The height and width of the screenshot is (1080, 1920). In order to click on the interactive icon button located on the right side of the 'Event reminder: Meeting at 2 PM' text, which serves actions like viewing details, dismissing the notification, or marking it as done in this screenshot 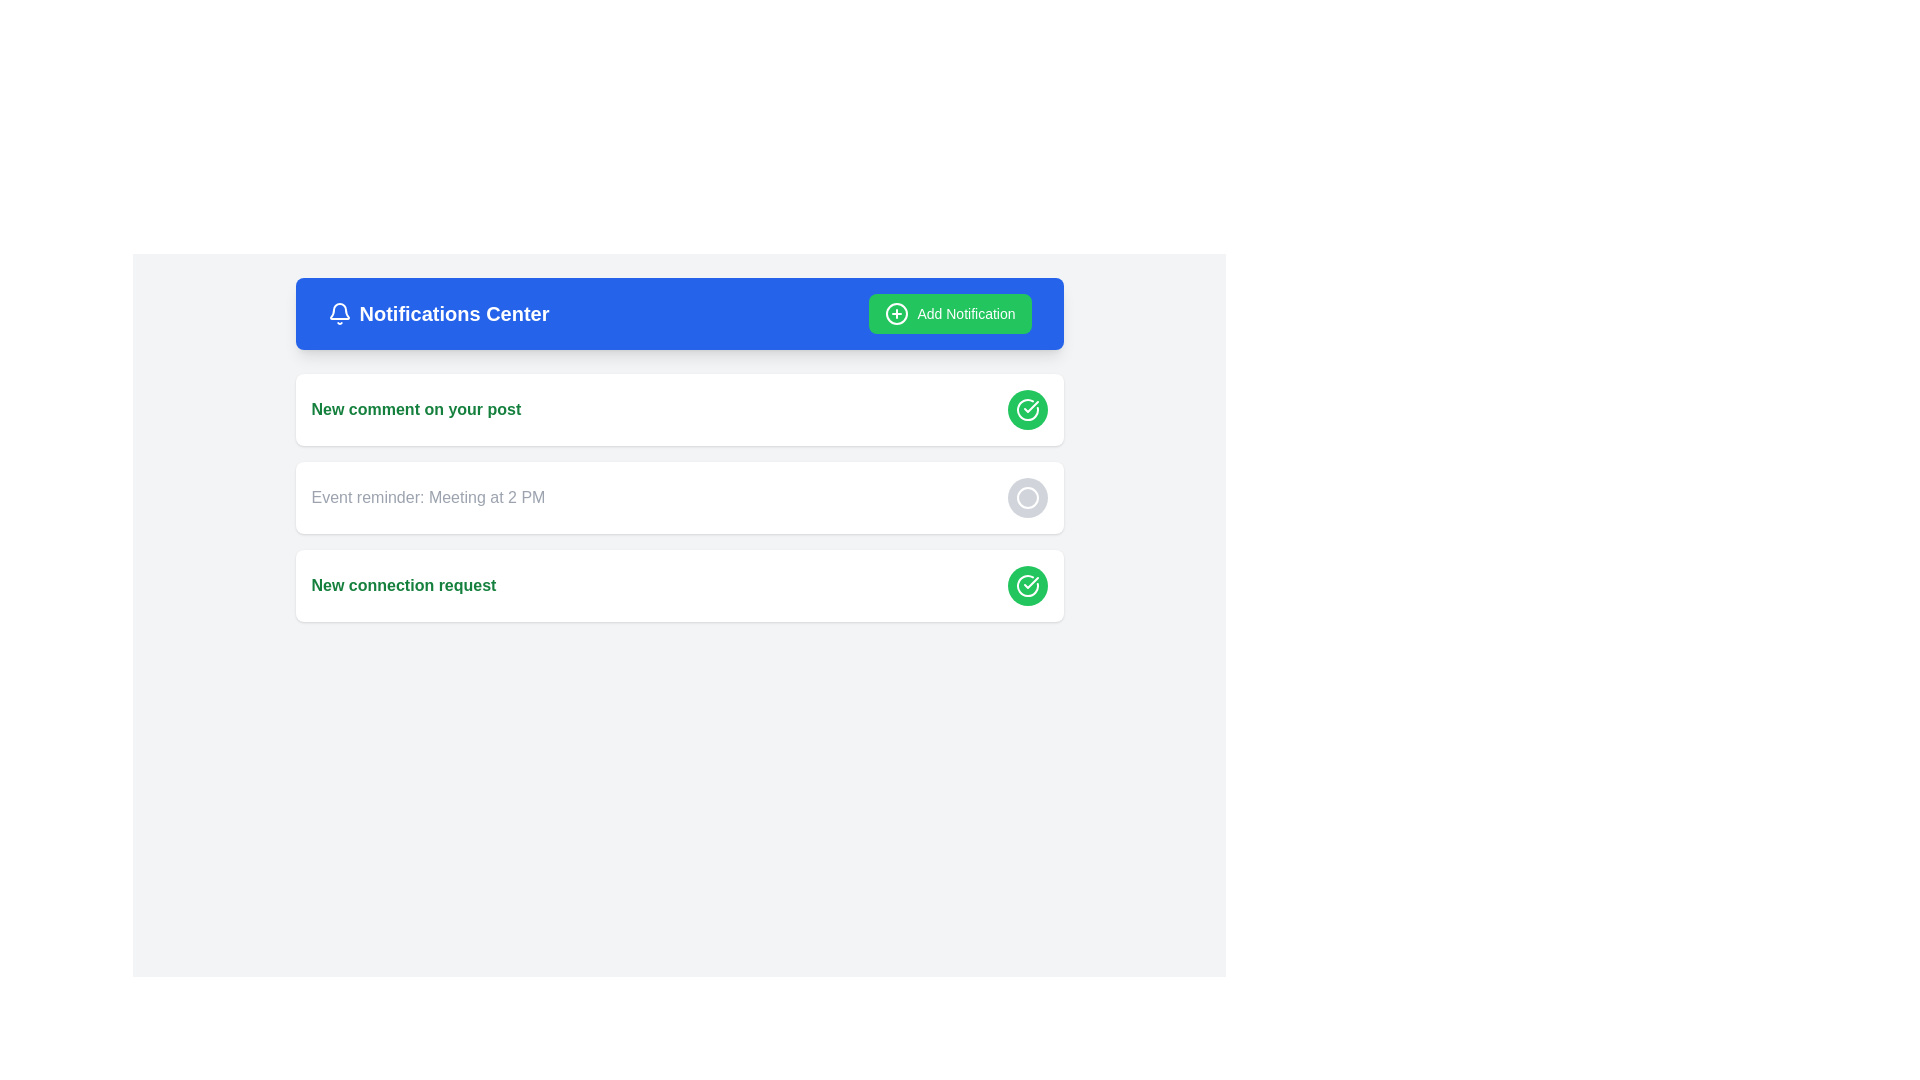, I will do `click(1027, 496)`.